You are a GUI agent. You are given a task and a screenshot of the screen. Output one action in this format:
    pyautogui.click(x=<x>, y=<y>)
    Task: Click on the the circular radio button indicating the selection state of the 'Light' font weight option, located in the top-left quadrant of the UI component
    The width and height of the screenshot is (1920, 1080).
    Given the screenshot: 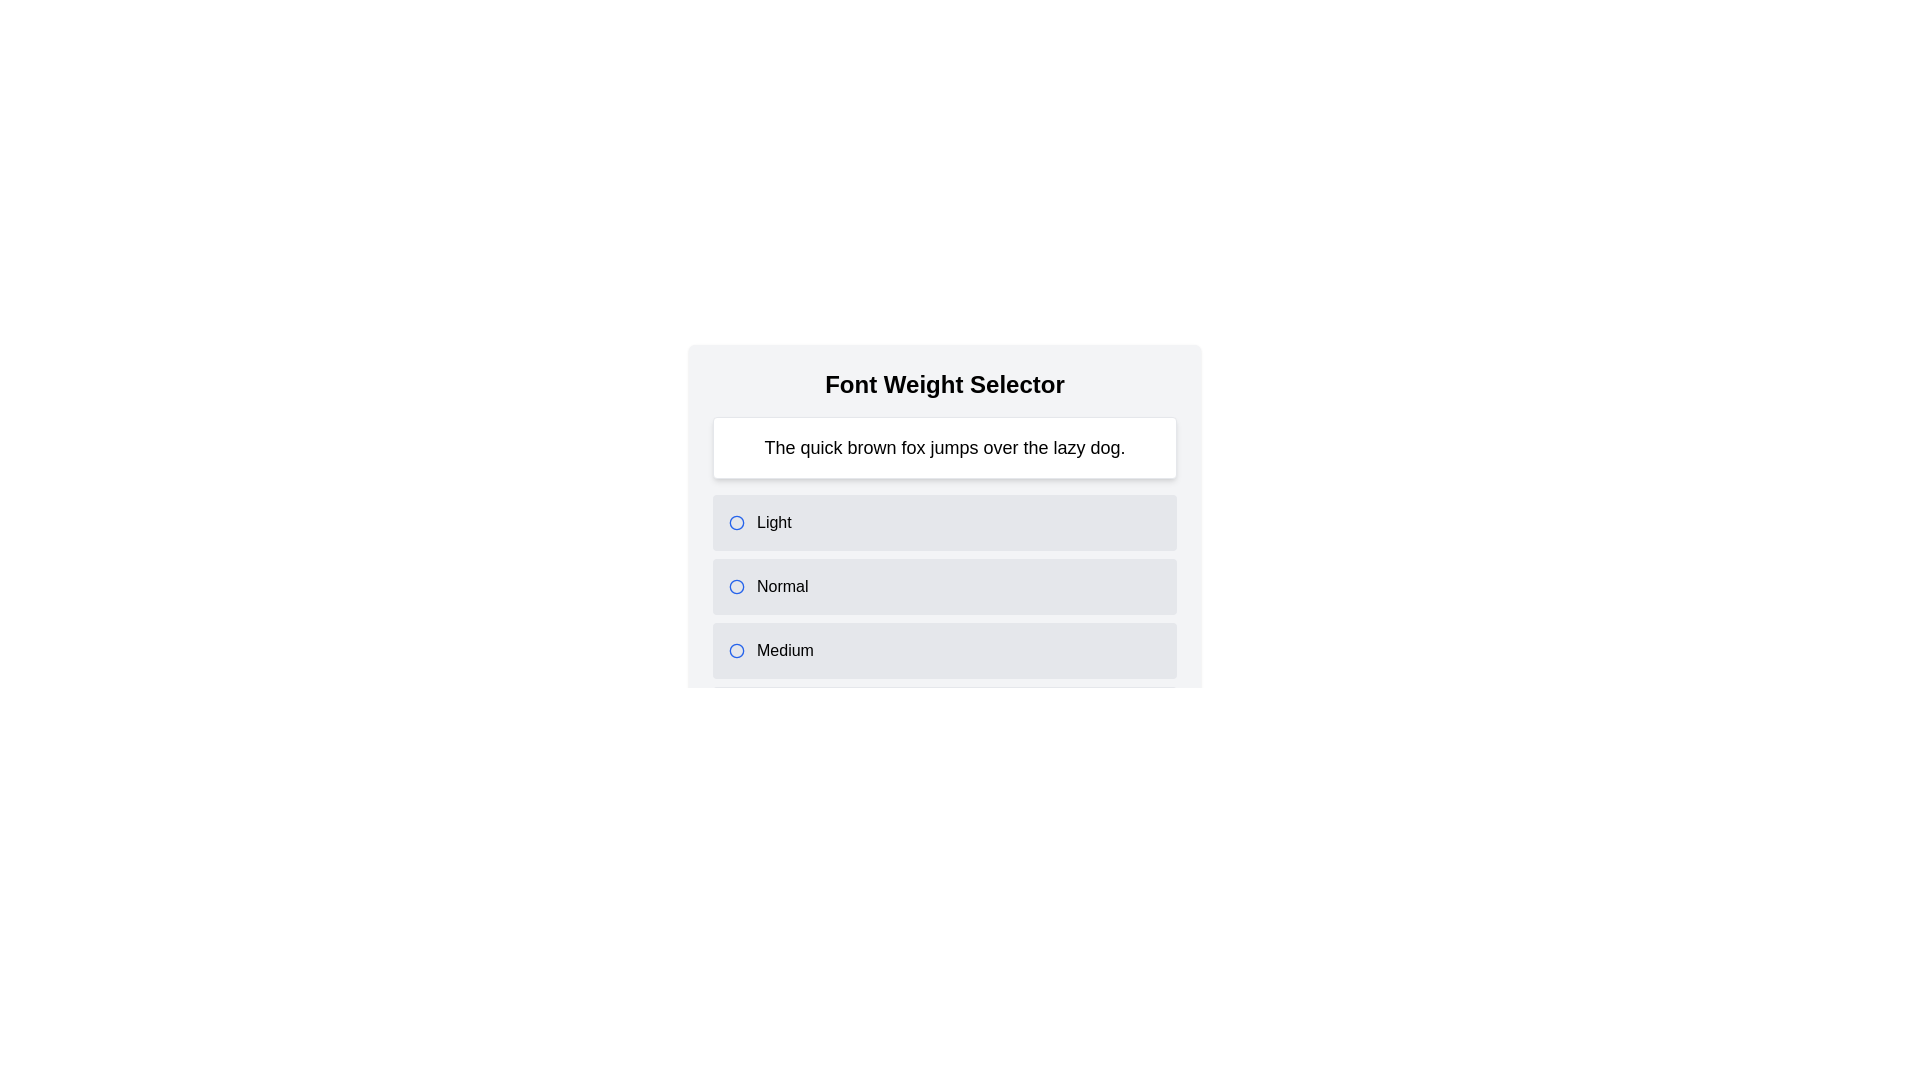 What is the action you would take?
    pyautogui.click(x=736, y=522)
    